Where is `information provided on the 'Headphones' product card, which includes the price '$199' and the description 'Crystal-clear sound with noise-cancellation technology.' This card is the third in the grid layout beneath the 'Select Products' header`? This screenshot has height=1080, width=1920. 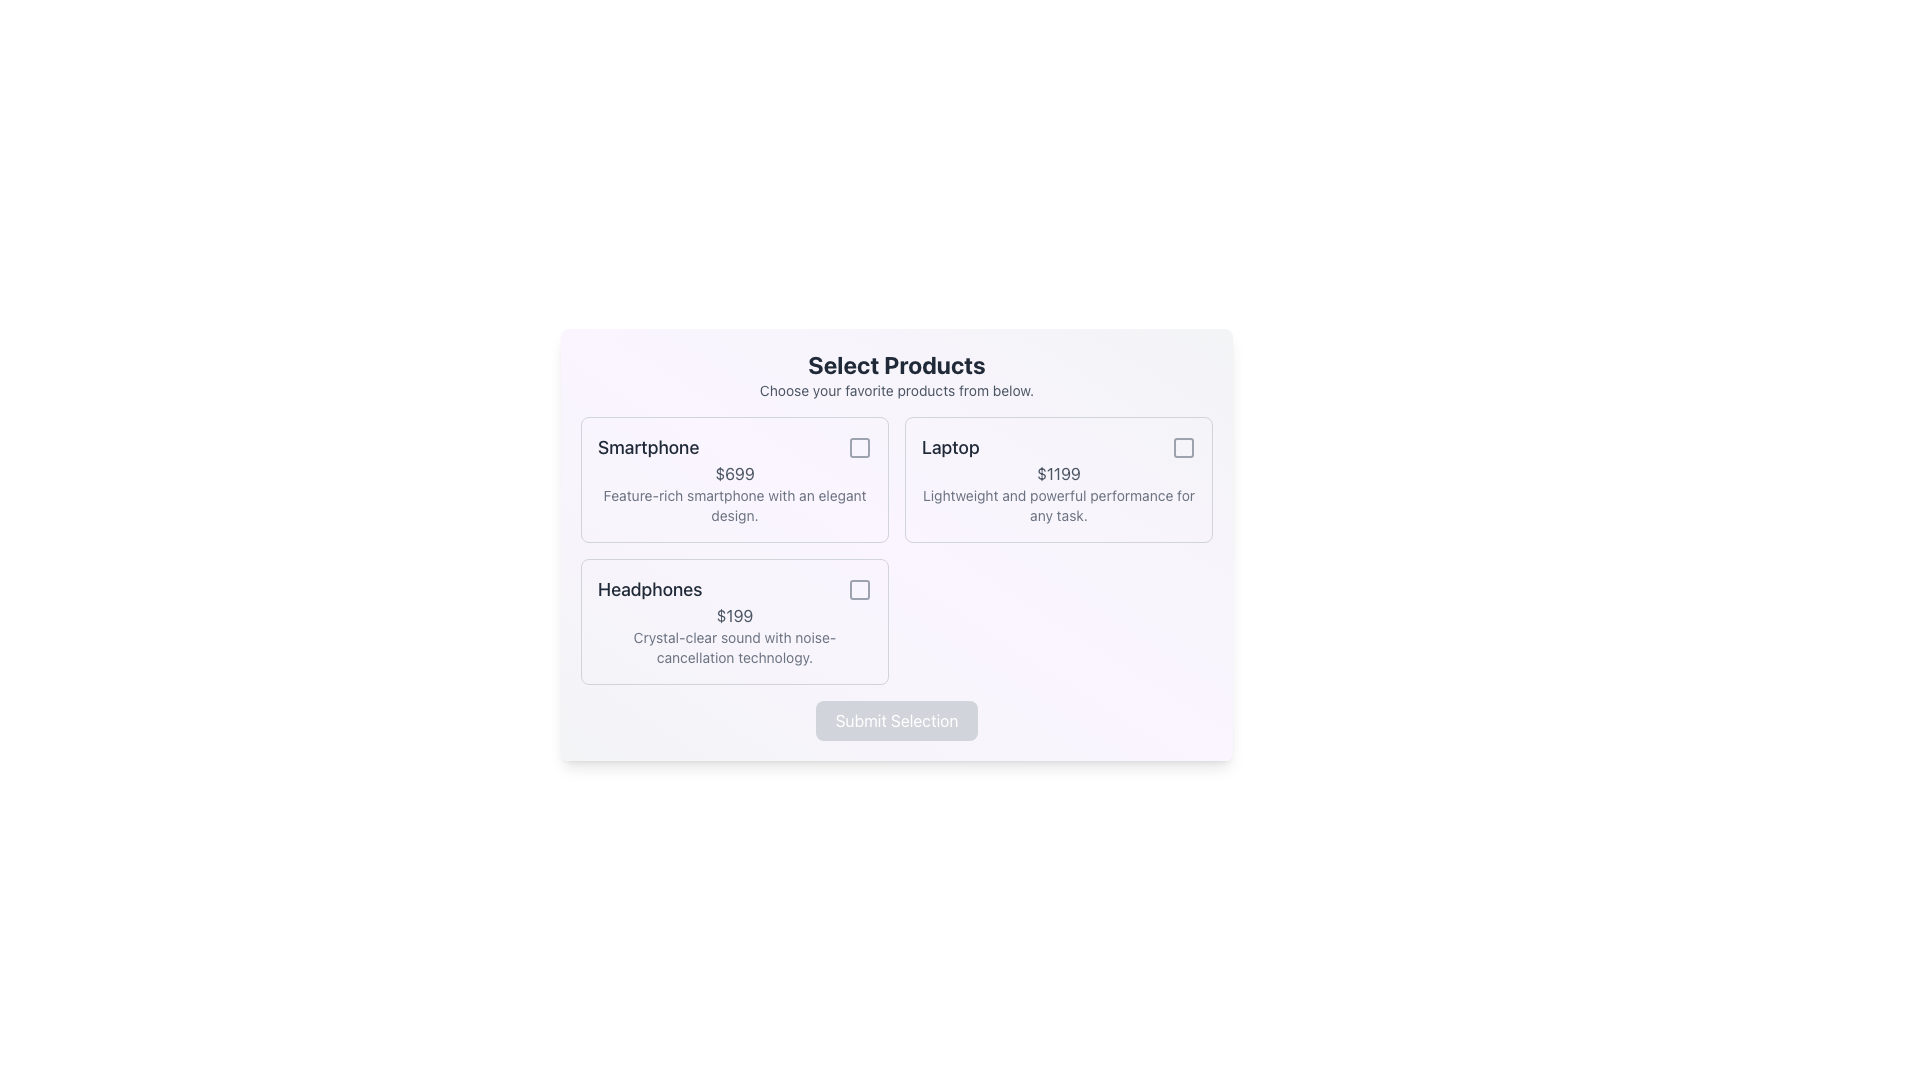 information provided on the 'Headphones' product card, which includes the price '$199' and the description 'Crystal-clear sound with noise-cancellation technology.' This card is the third in the grid layout beneath the 'Select Products' header is located at coordinates (733, 620).